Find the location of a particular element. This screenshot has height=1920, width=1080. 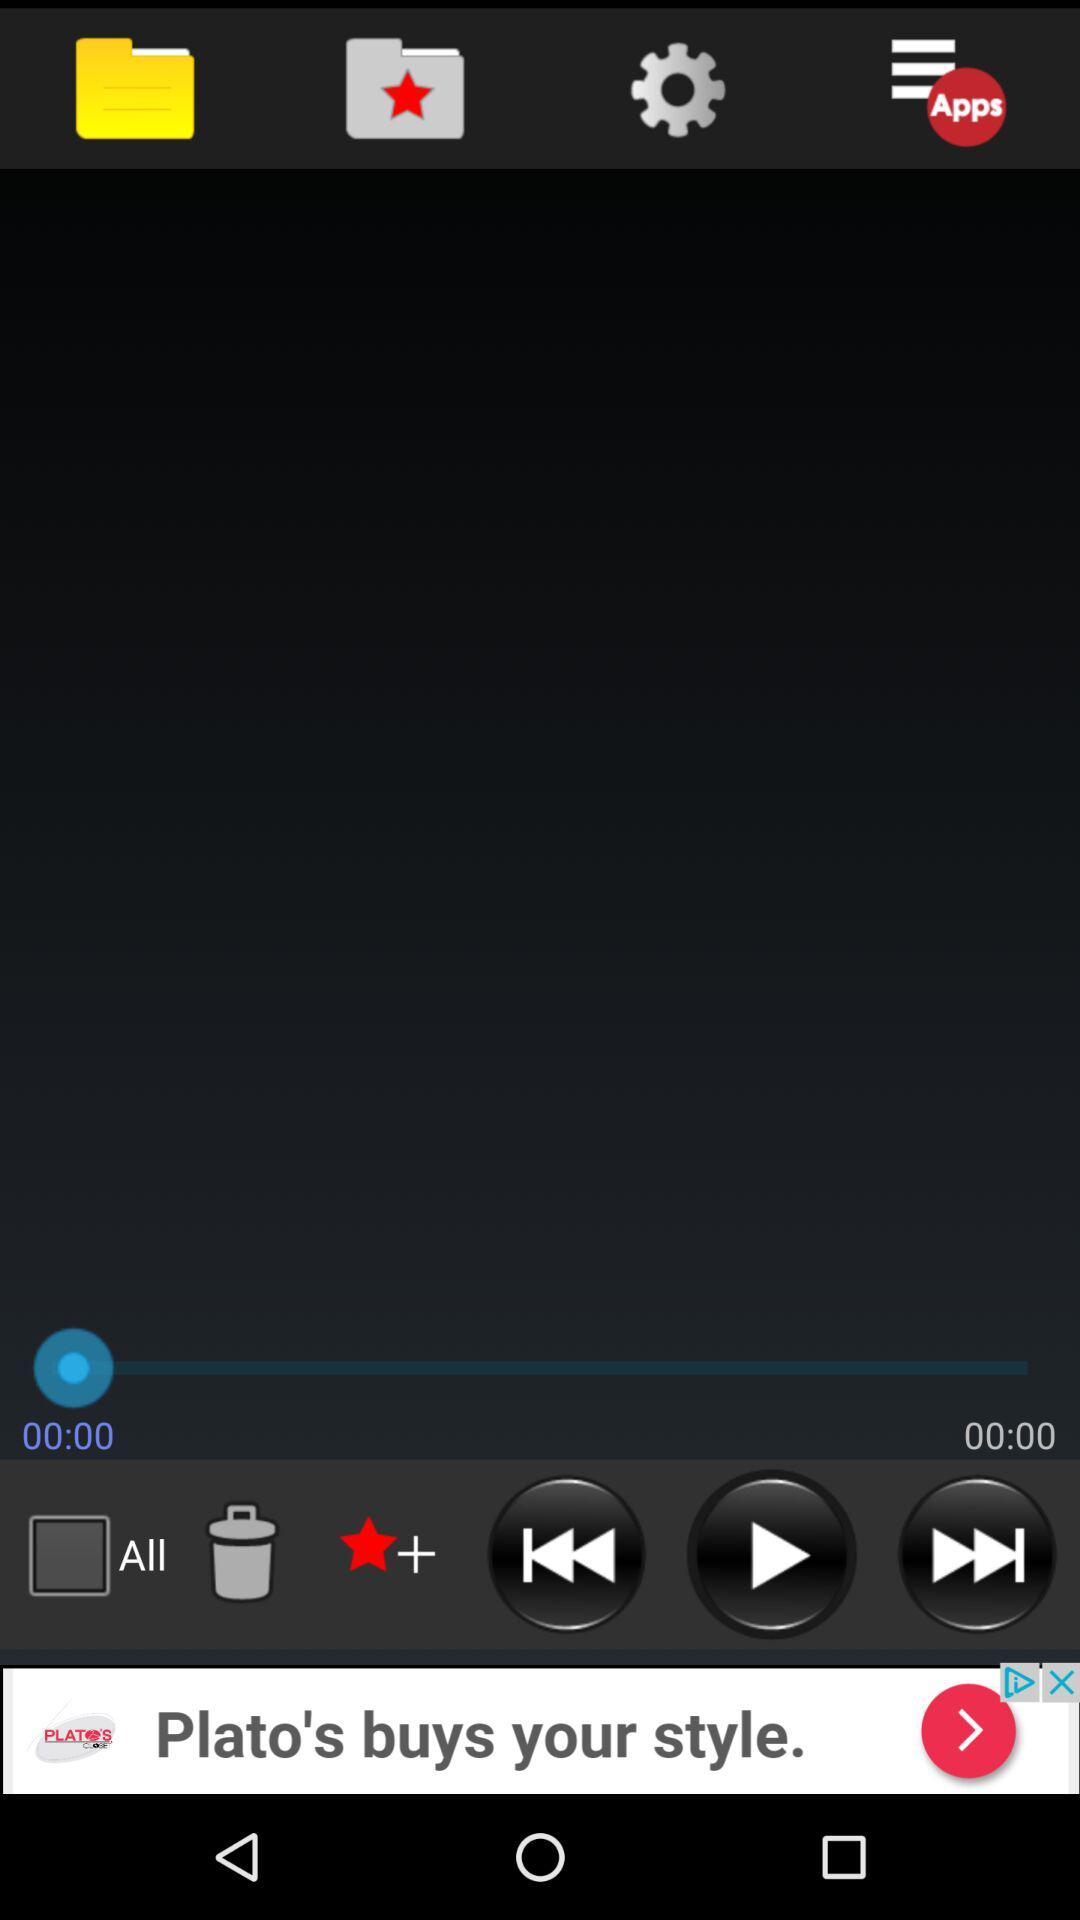

advertisement is located at coordinates (540, 1727).